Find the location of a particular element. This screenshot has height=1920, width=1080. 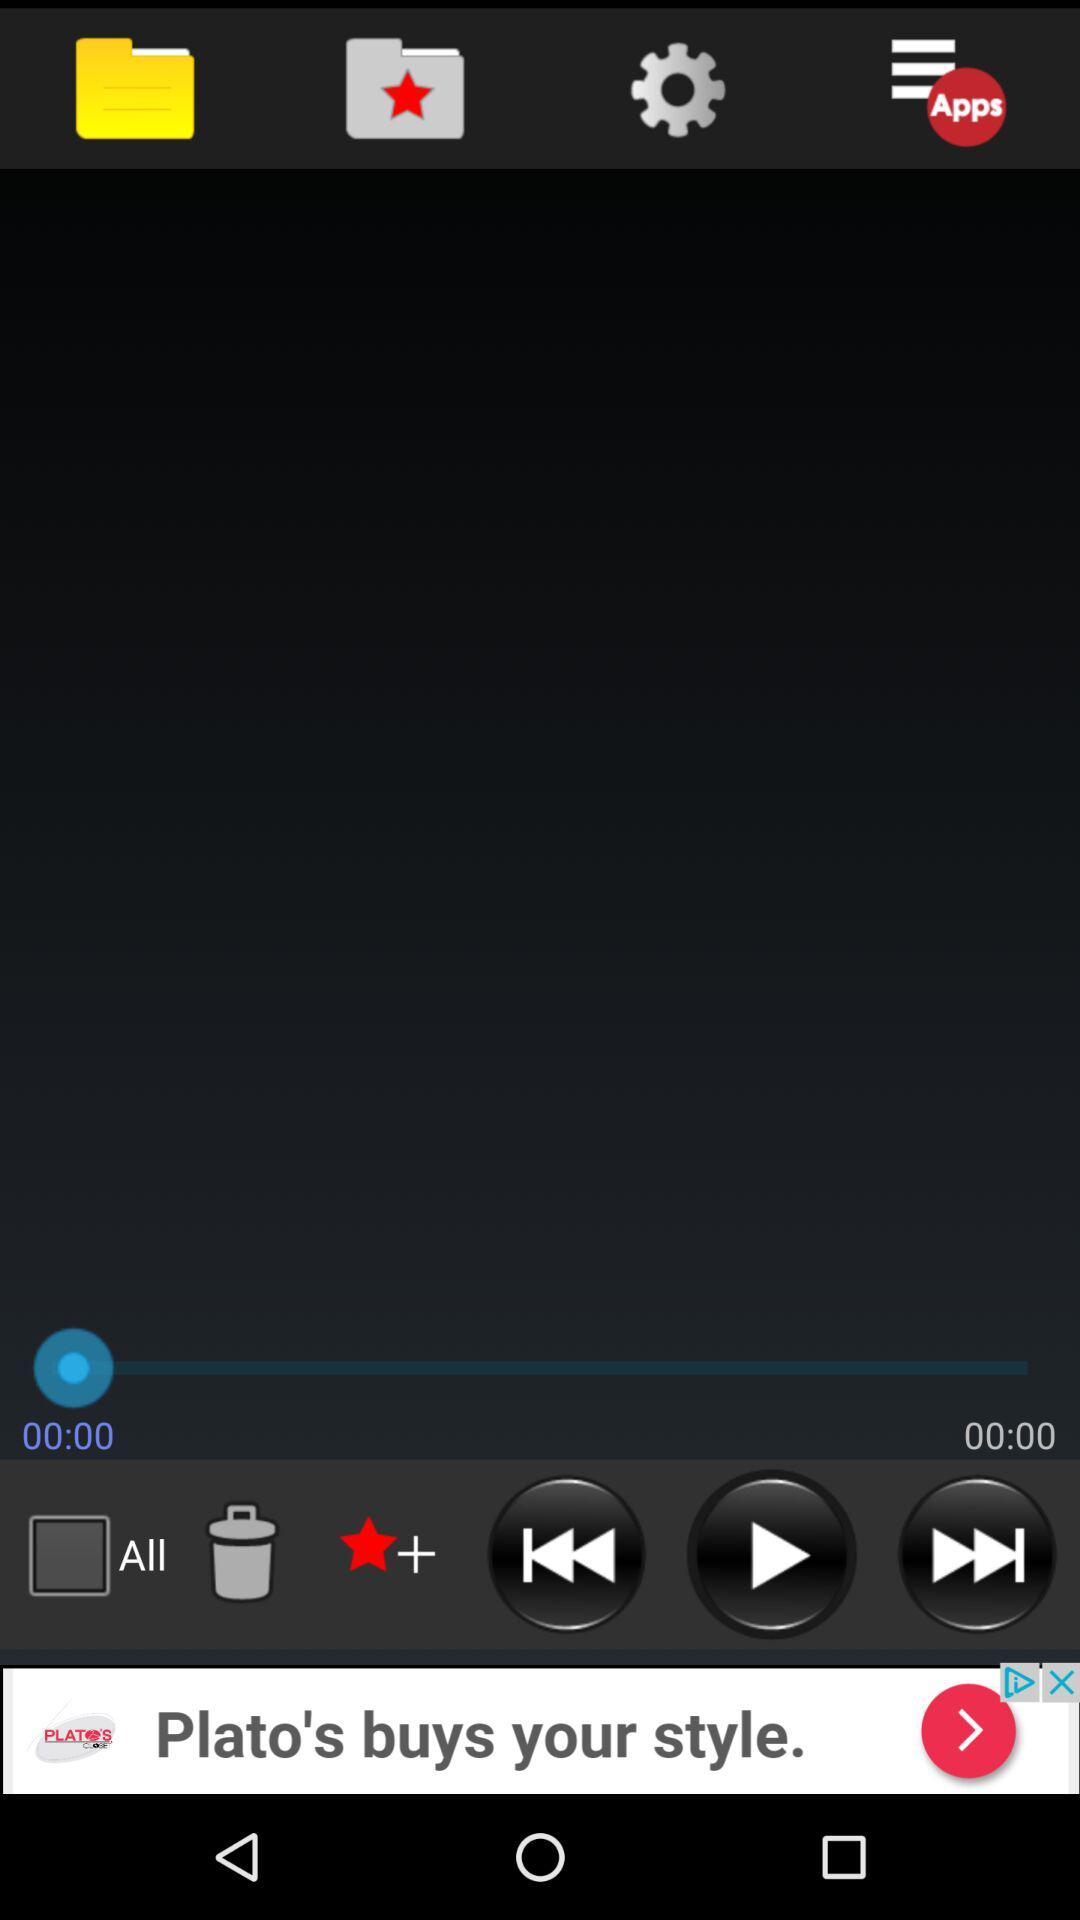

advertisement is located at coordinates (540, 1727).